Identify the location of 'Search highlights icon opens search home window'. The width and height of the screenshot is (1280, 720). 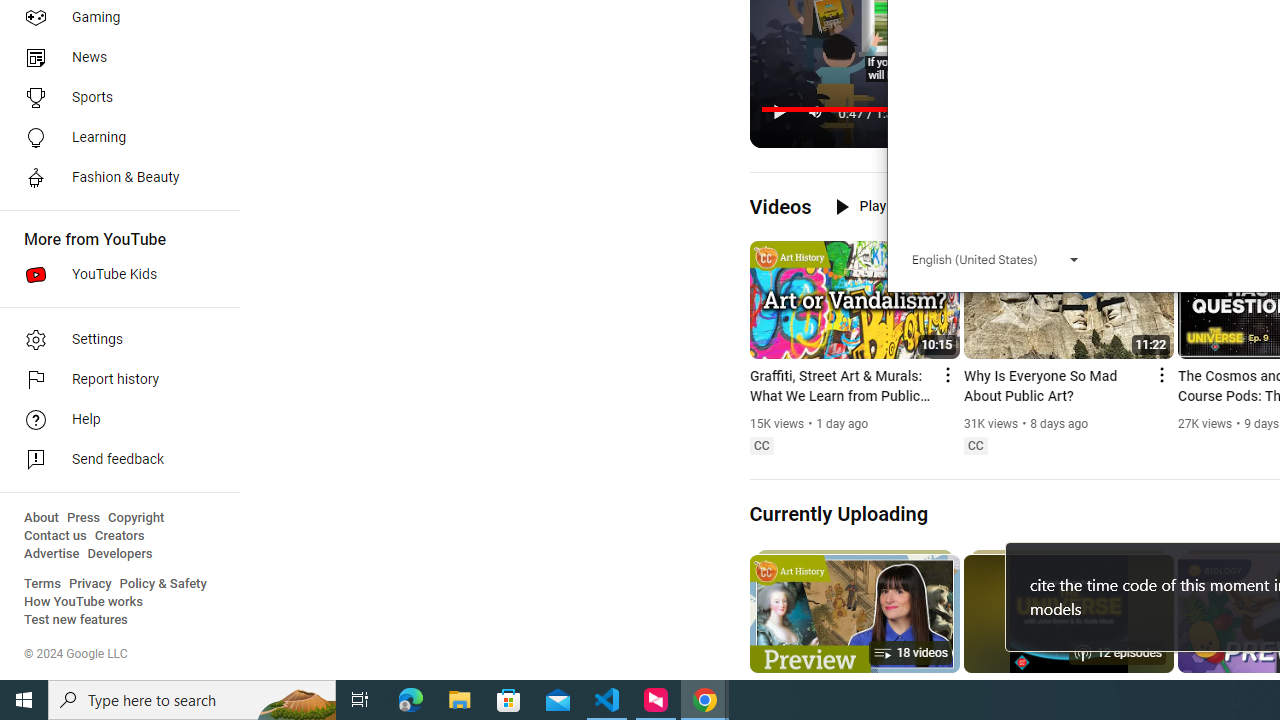
(294, 698).